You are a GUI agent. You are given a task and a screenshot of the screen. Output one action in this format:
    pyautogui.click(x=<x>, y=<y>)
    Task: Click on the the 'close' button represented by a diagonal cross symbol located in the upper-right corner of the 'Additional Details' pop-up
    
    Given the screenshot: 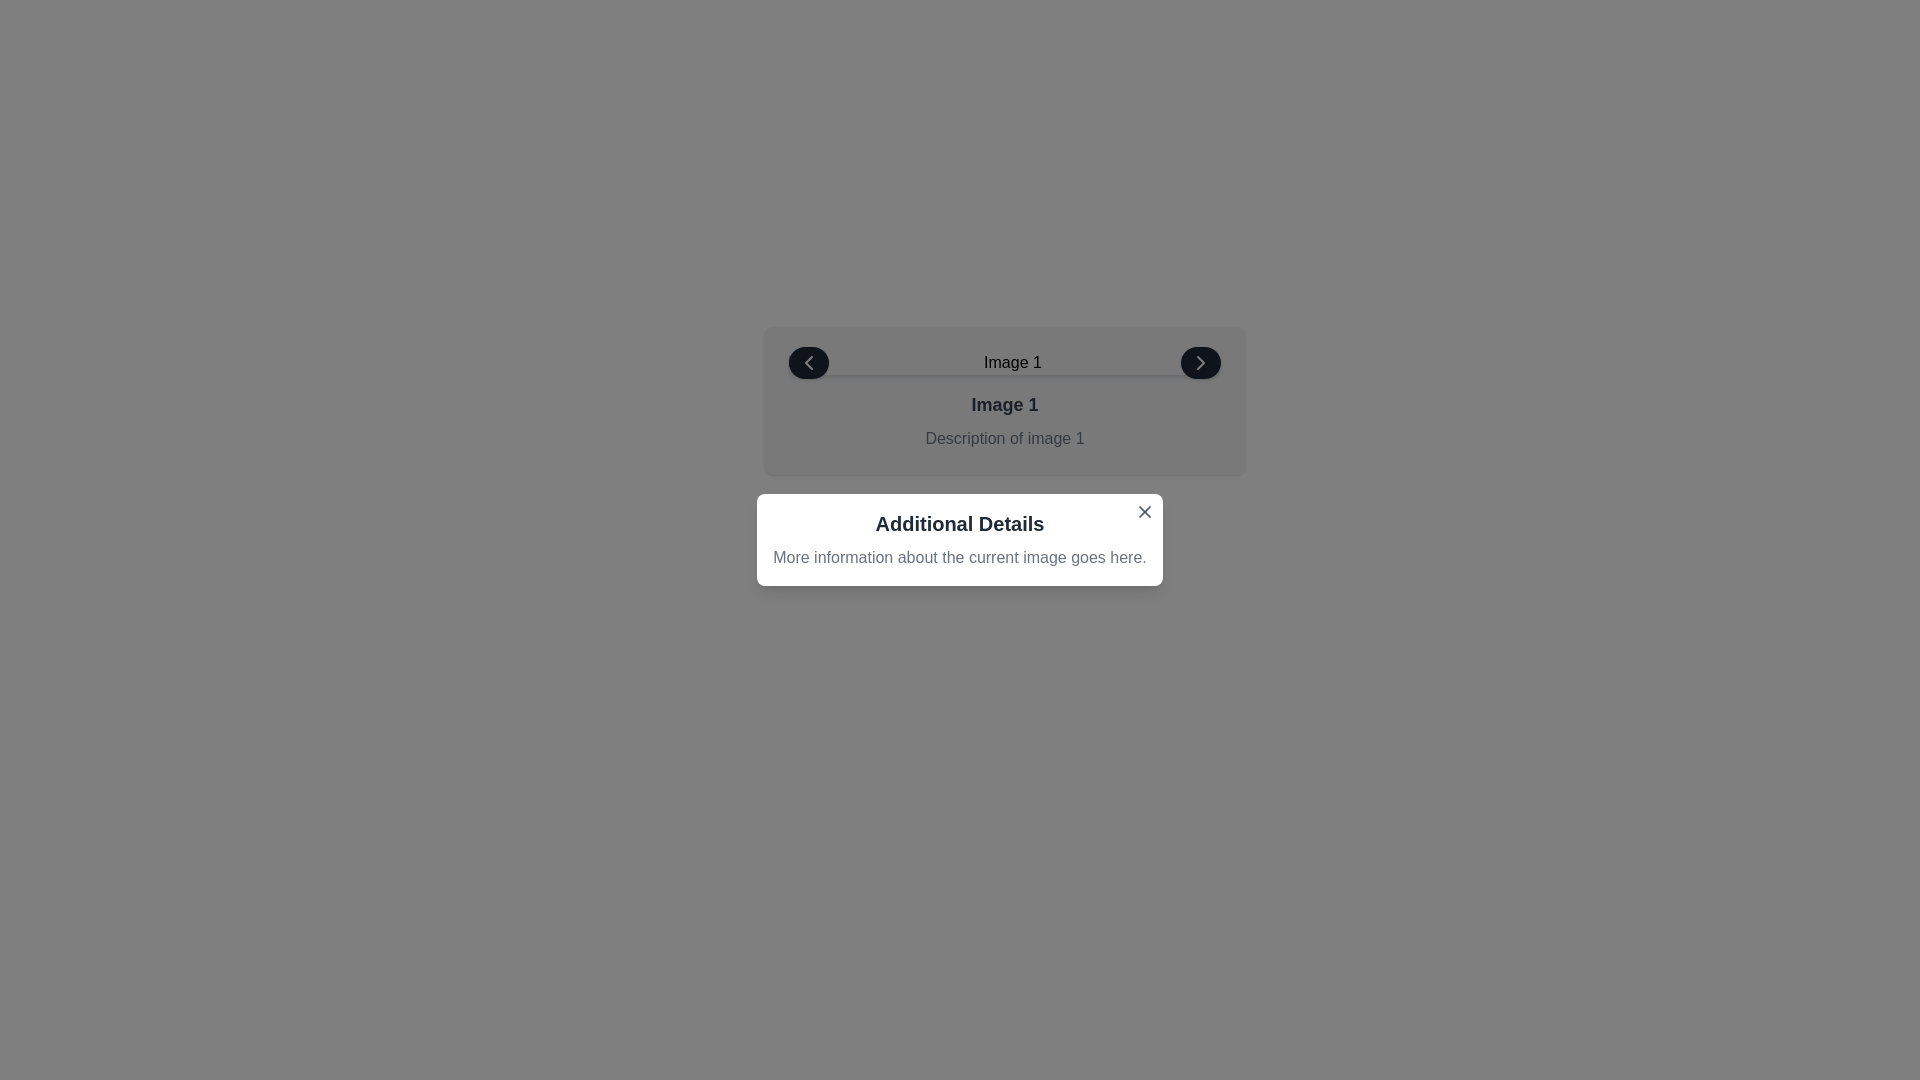 What is the action you would take?
    pyautogui.click(x=1144, y=511)
    